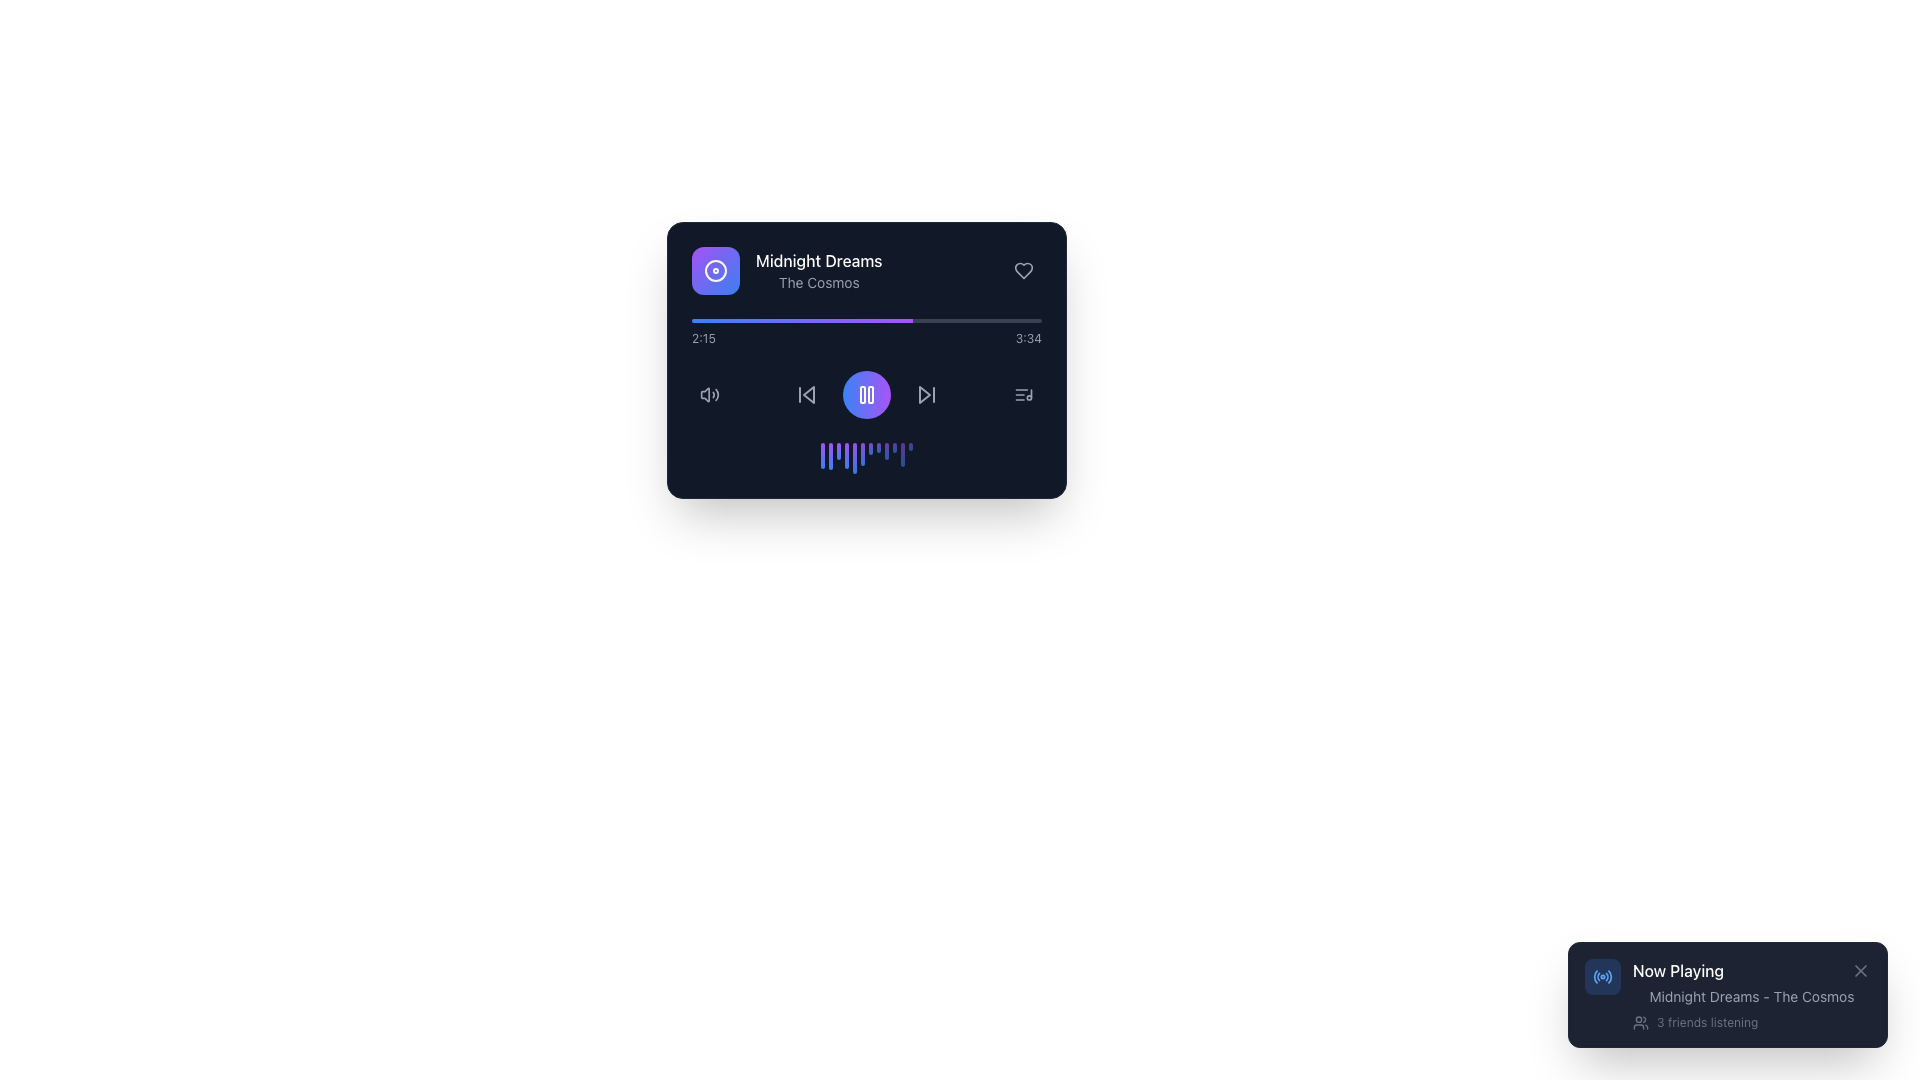 This screenshot has height=1080, width=1920. I want to click on the descriptive text label indicating that three friends are listening, located in the bottom-right corner under the 'Now Playing' section, so click(1706, 1022).